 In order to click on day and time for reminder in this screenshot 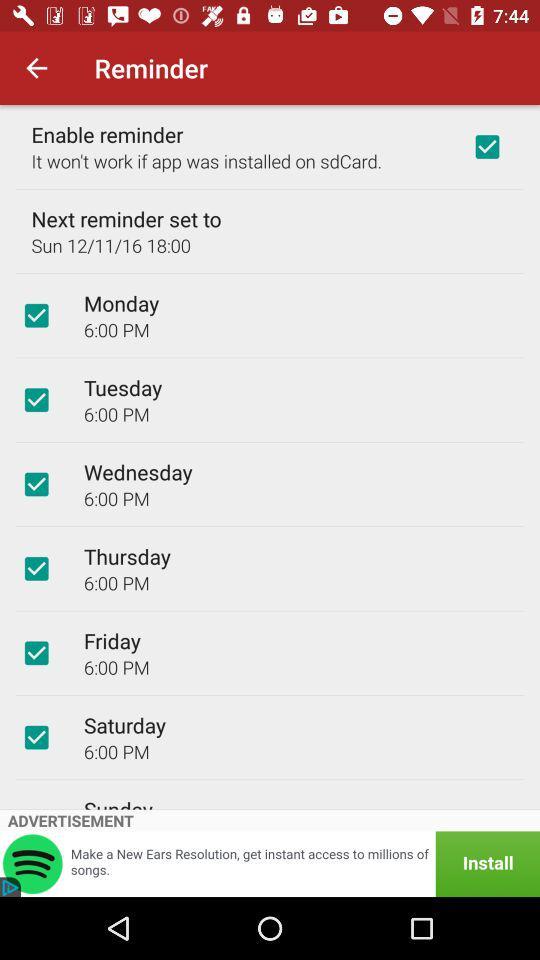, I will do `click(36, 483)`.